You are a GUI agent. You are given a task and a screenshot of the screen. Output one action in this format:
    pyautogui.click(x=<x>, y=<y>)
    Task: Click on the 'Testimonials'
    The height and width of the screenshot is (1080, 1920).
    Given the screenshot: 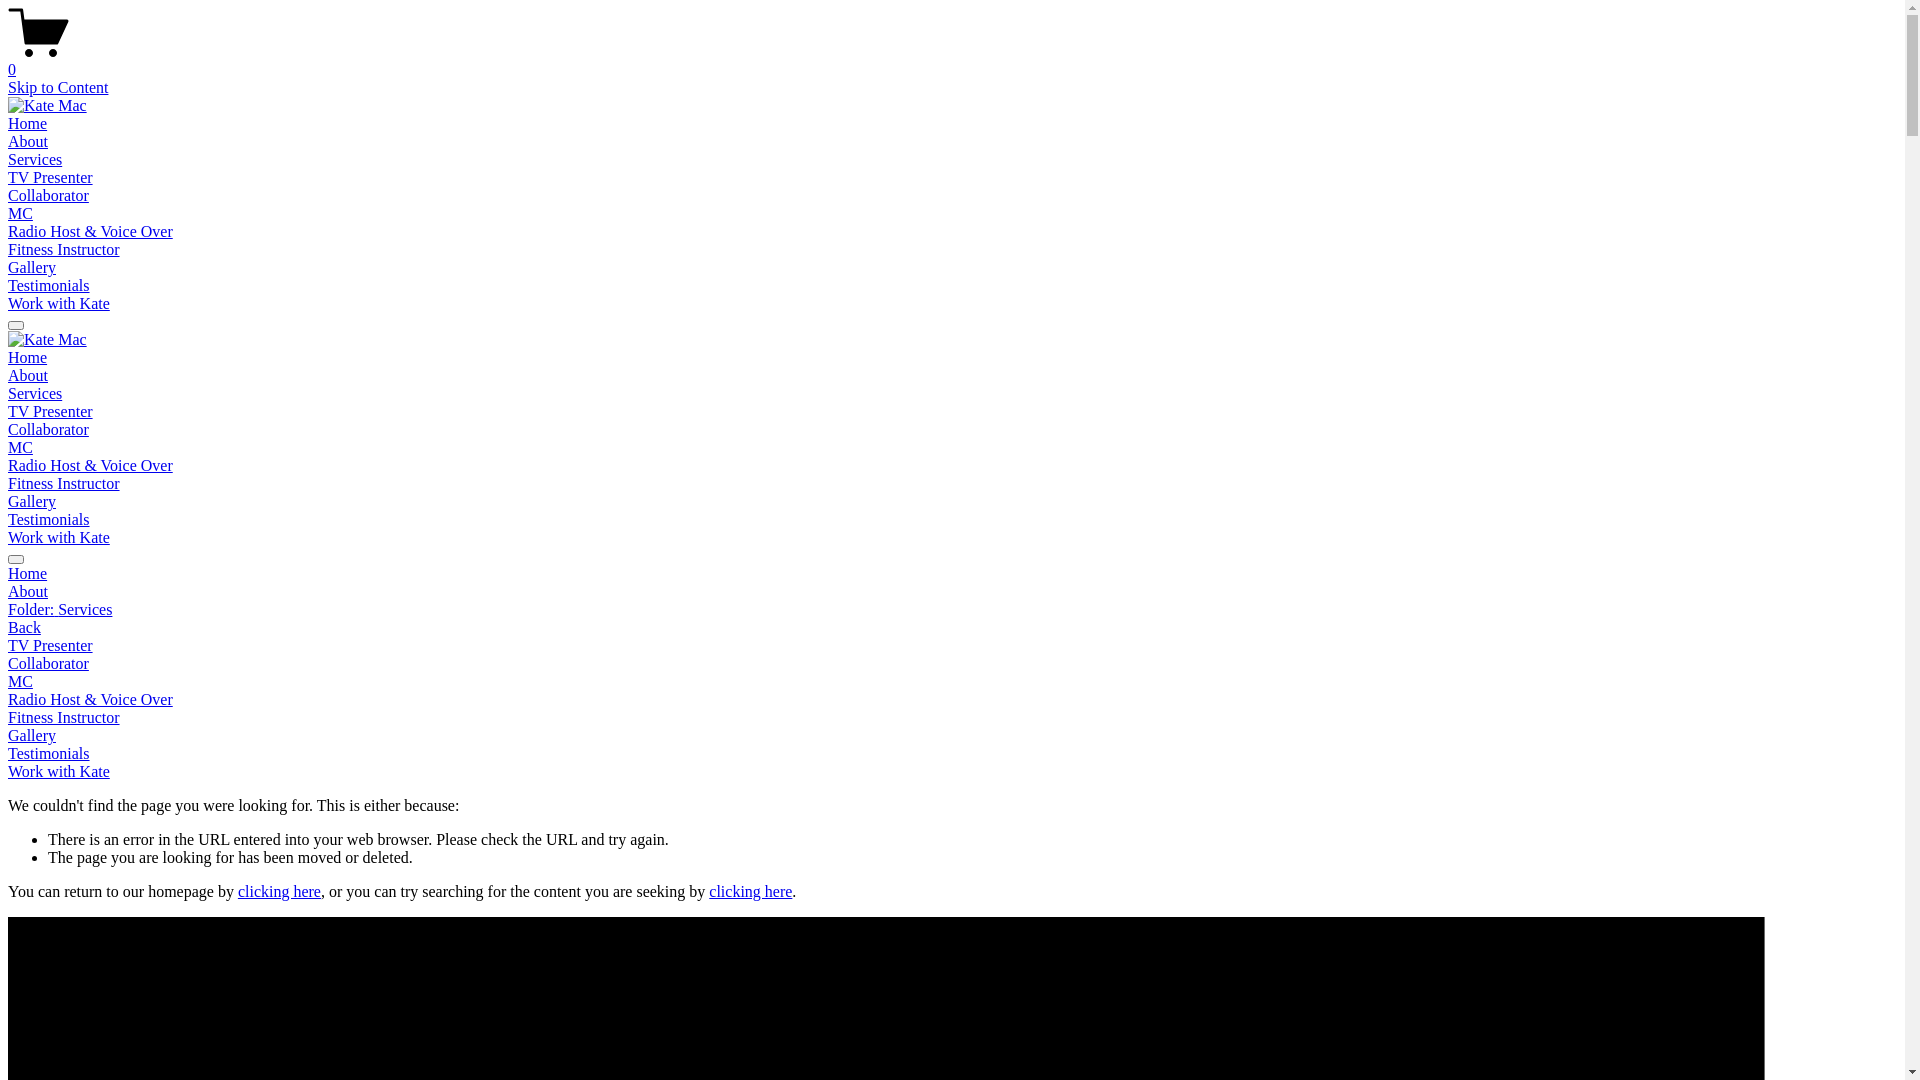 What is the action you would take?
    pyautogui.click(x=48, y=518)
    